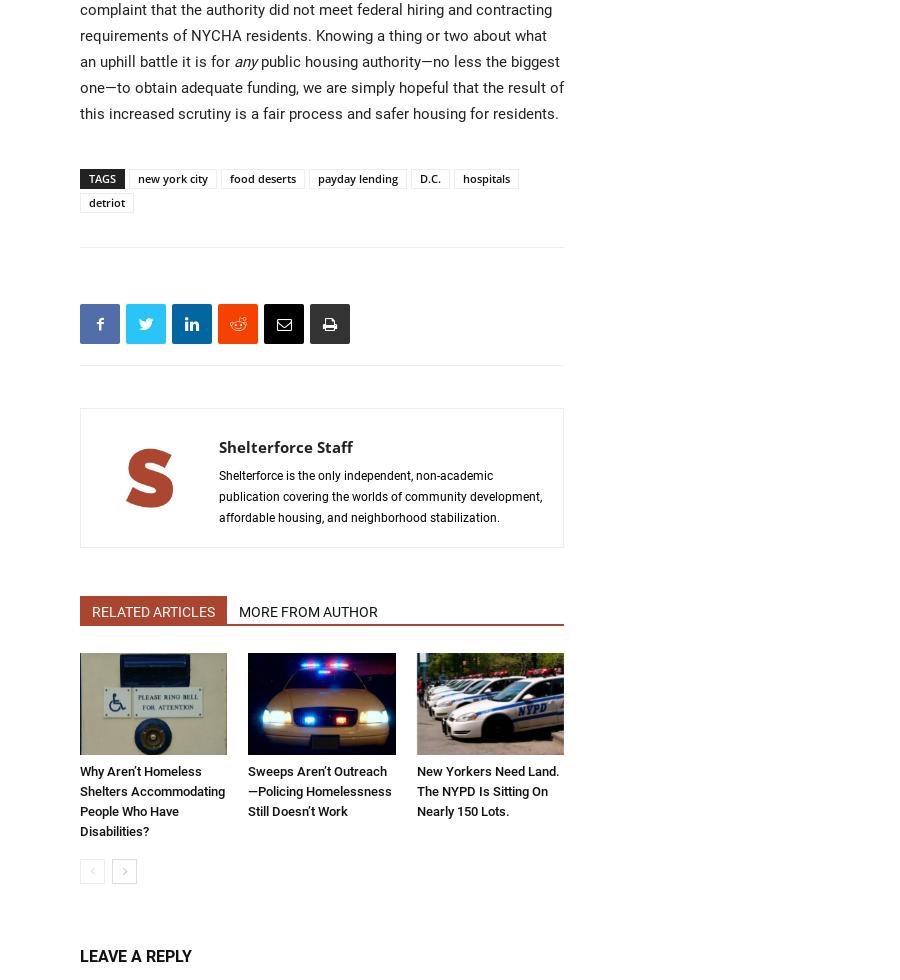 The image size is (900, 980). Describe the element at coordinates (358, 178) in the screenshot. I see `'payday lending'` at that location.